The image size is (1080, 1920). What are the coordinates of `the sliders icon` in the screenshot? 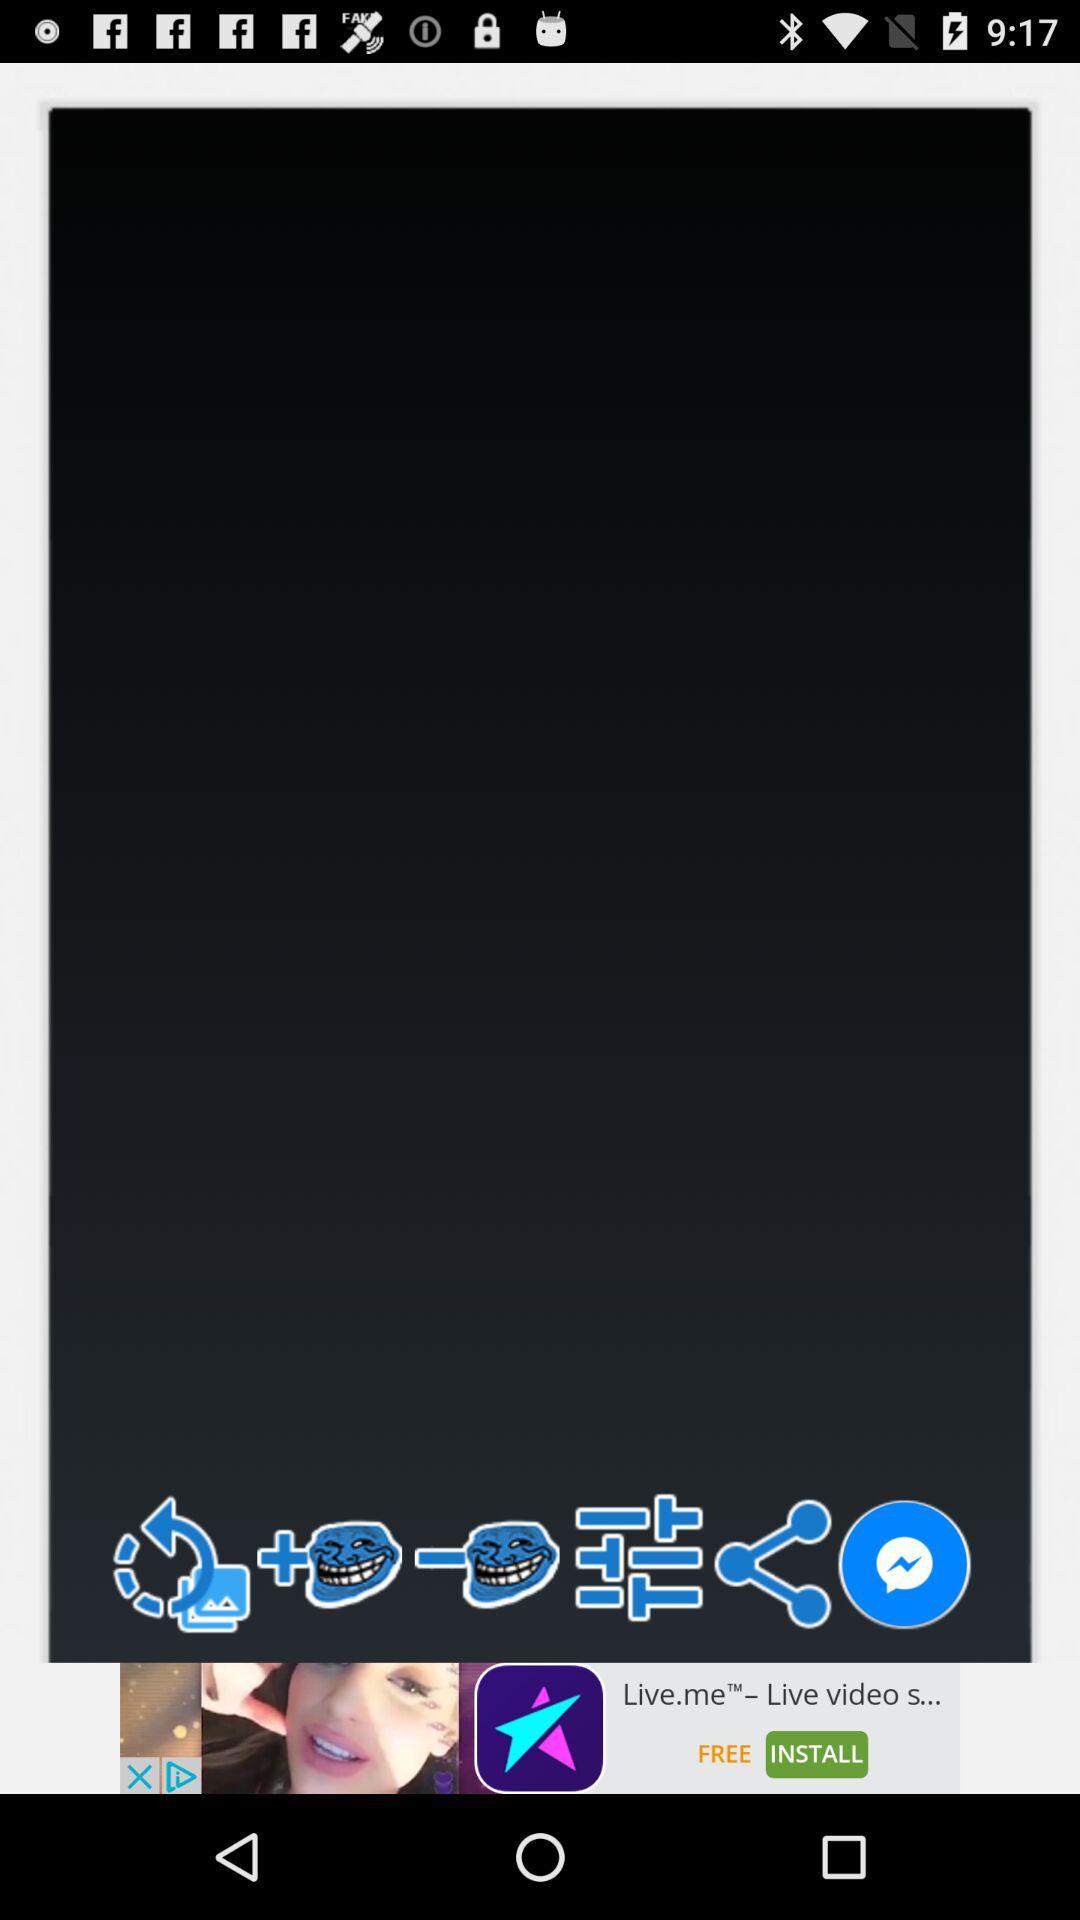 It's located at (639, 1667).